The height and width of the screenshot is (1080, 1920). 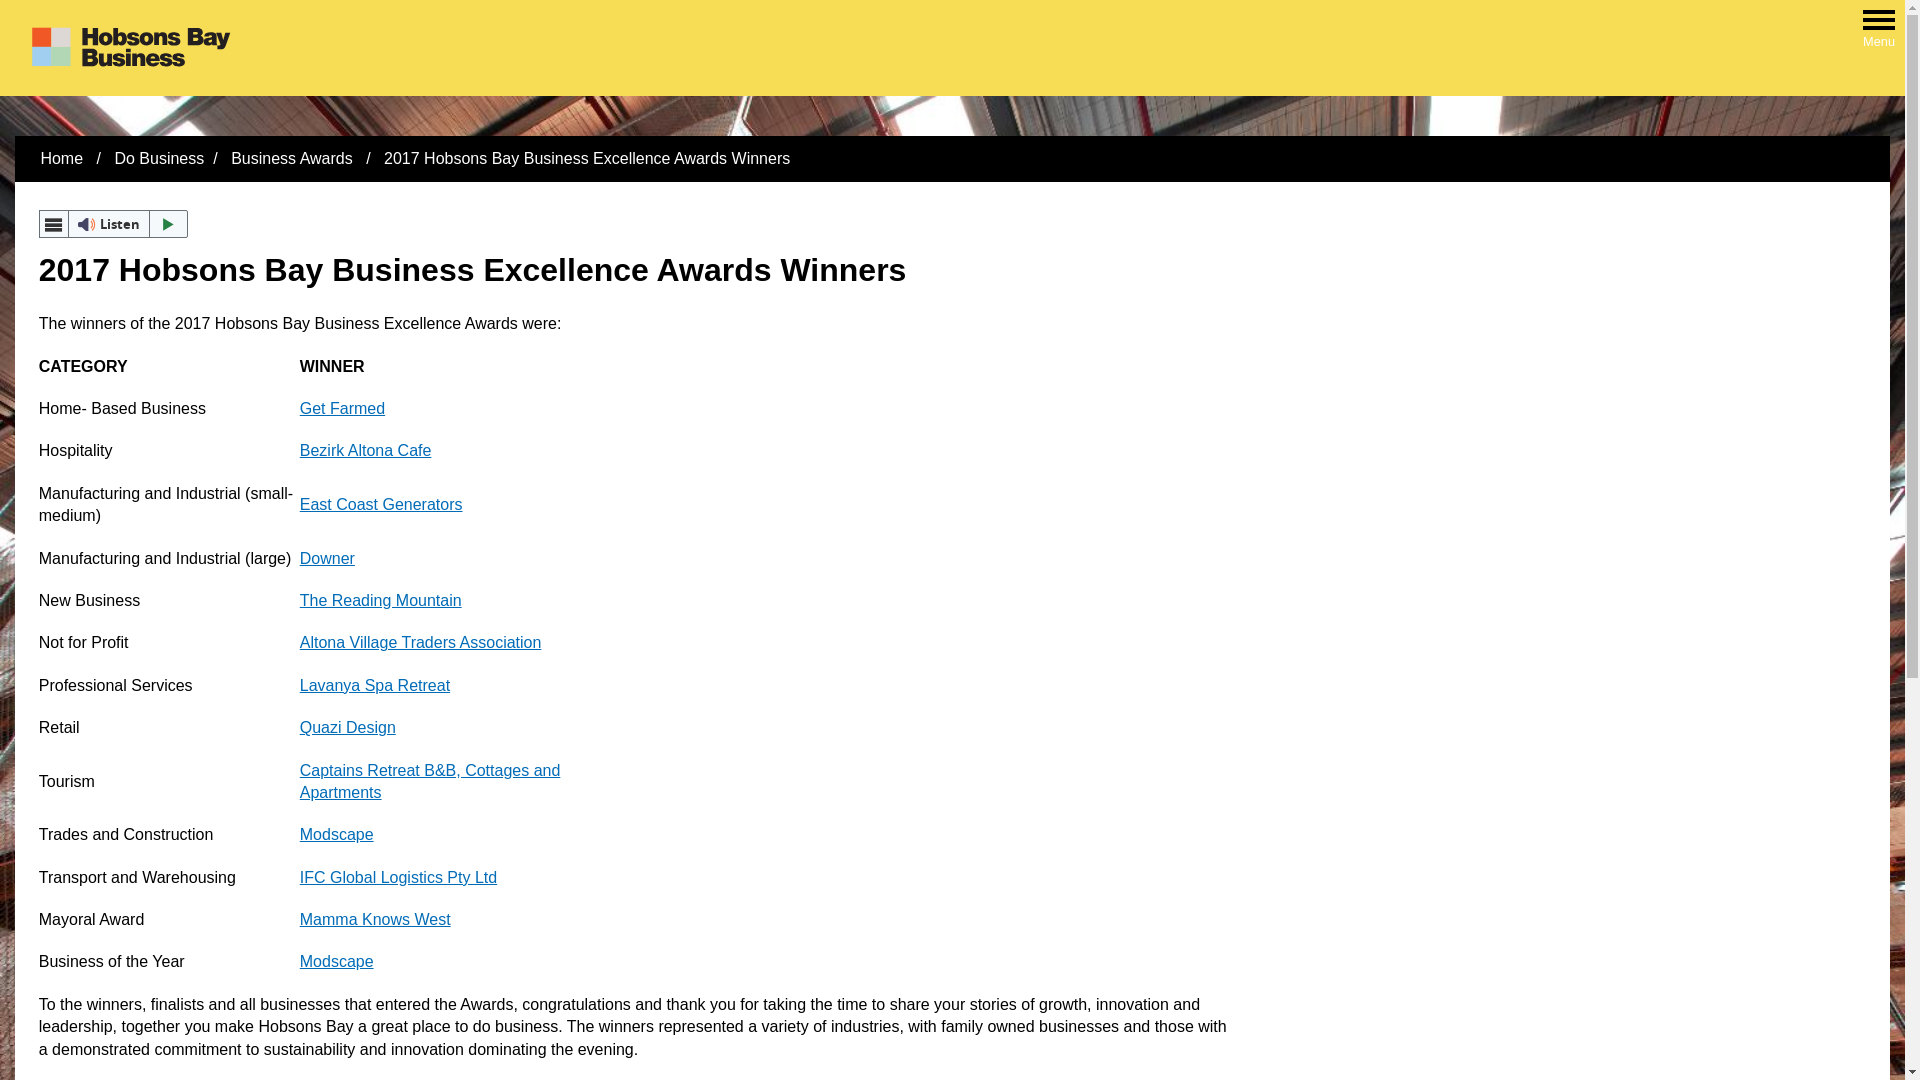 I want to click on 'East Coast Generators', so click(x=381, y=503).